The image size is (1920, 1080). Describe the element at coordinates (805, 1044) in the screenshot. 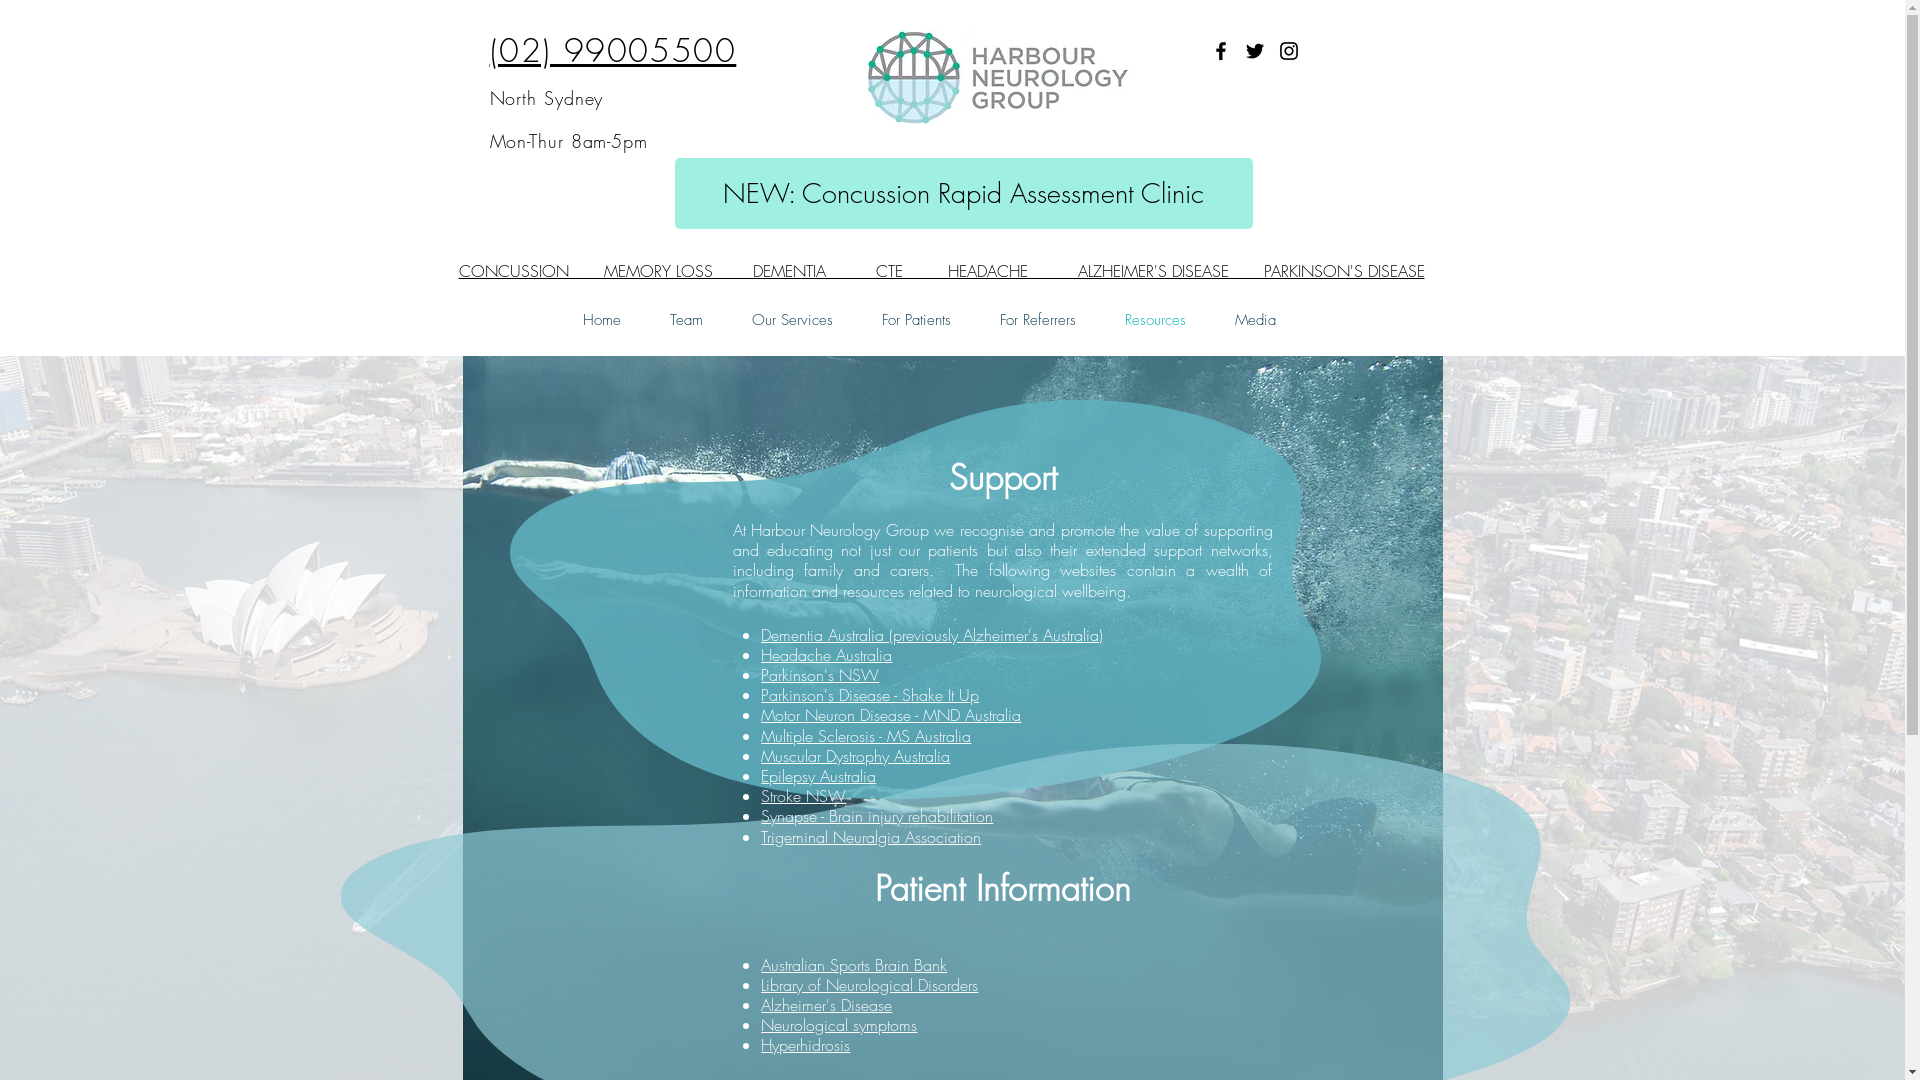

I see `'Hyperhidrosis'` at that location.